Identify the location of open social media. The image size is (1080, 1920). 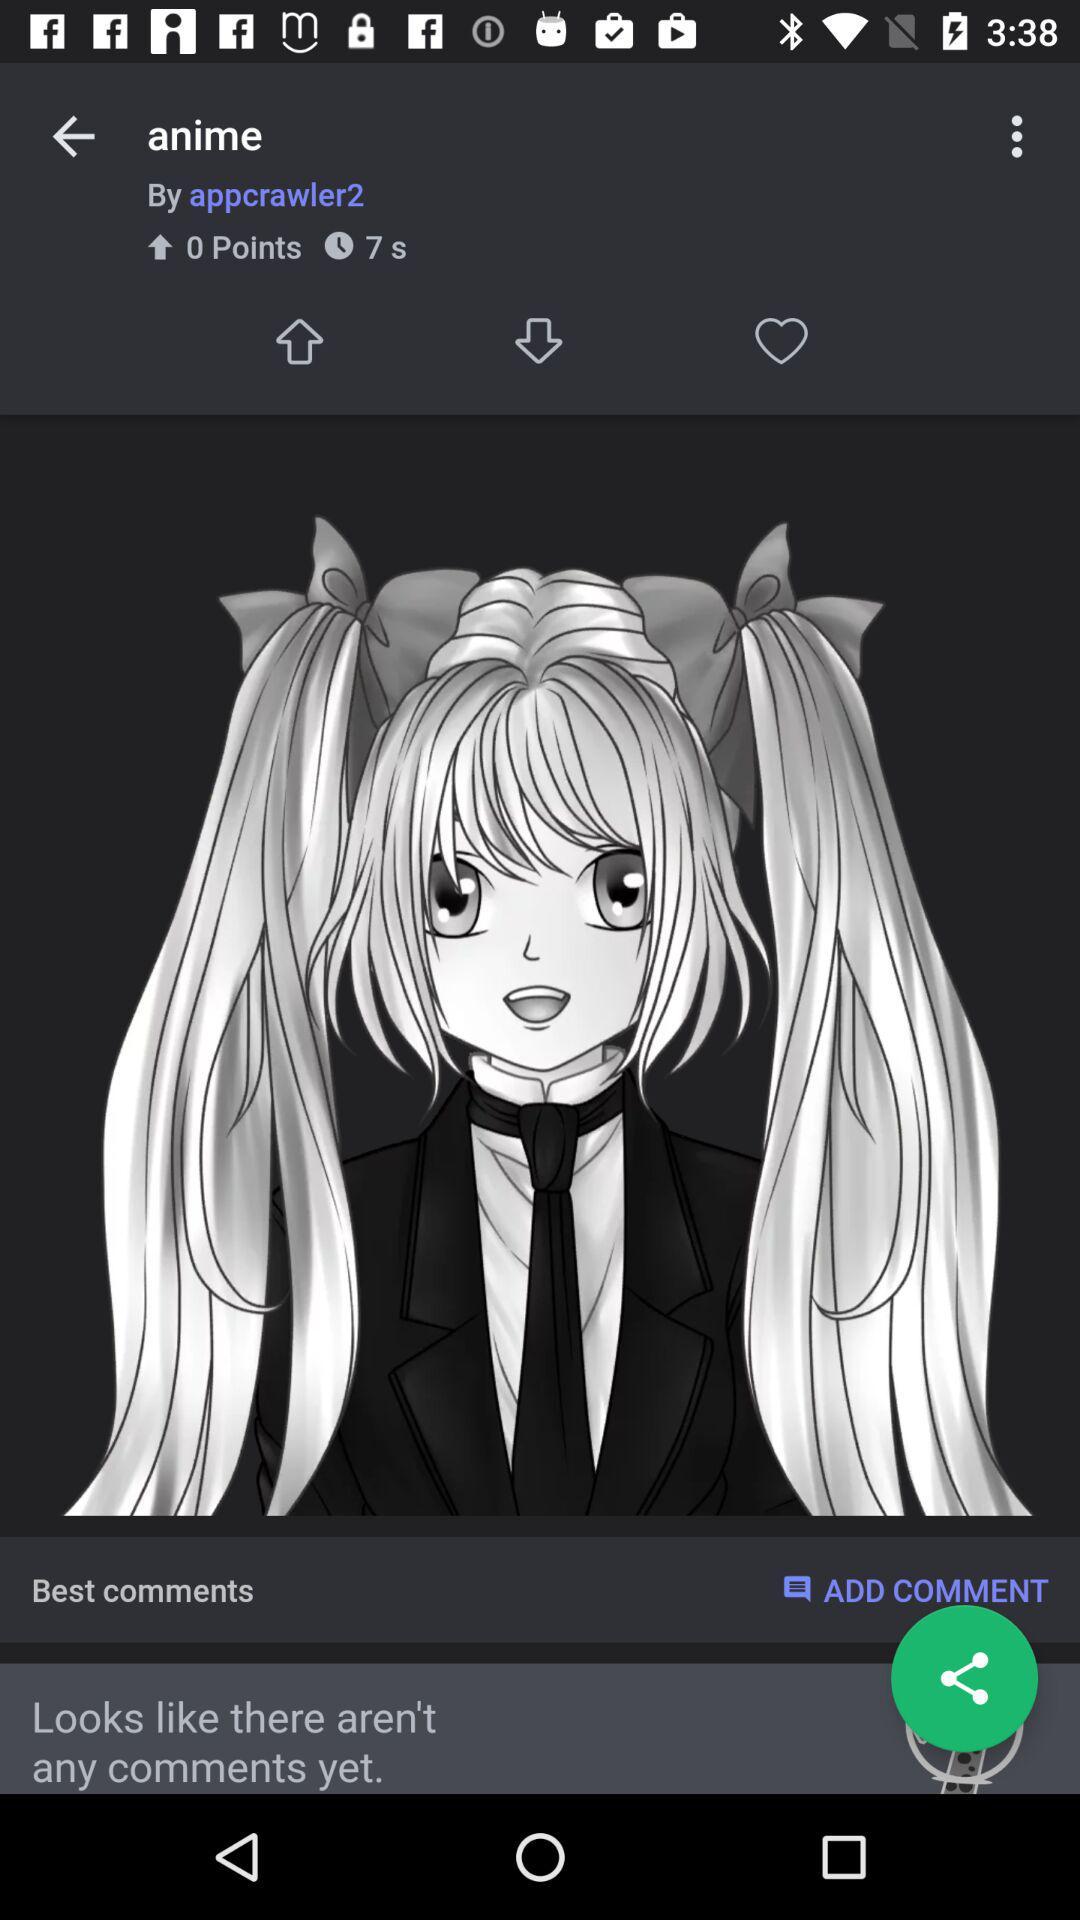
(963, 1678).